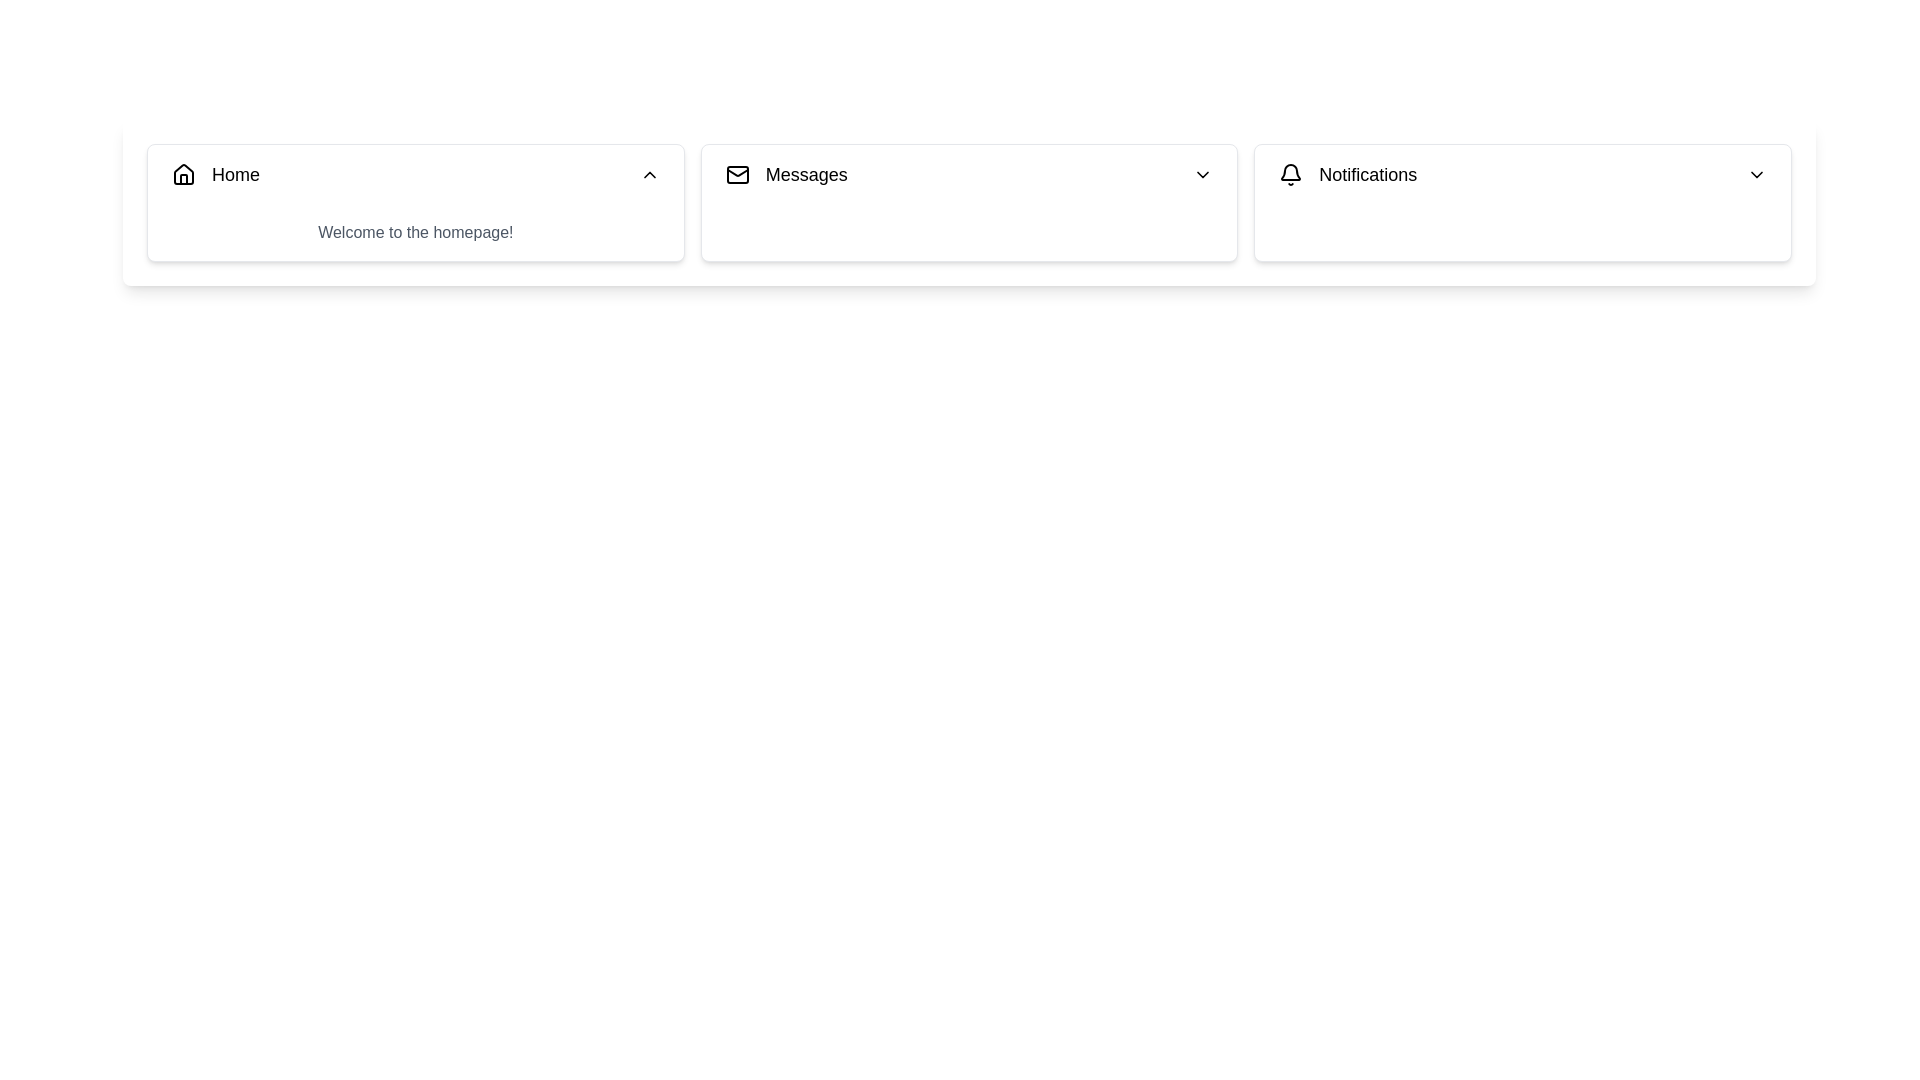 The height and width of the screenshot is (1080, 1920). What do you see at coordinates (736, 173) in the screenshot?
I see `the envelope icon representing mail in the Messages section of the top row interface` at bounding box center [736, 173].